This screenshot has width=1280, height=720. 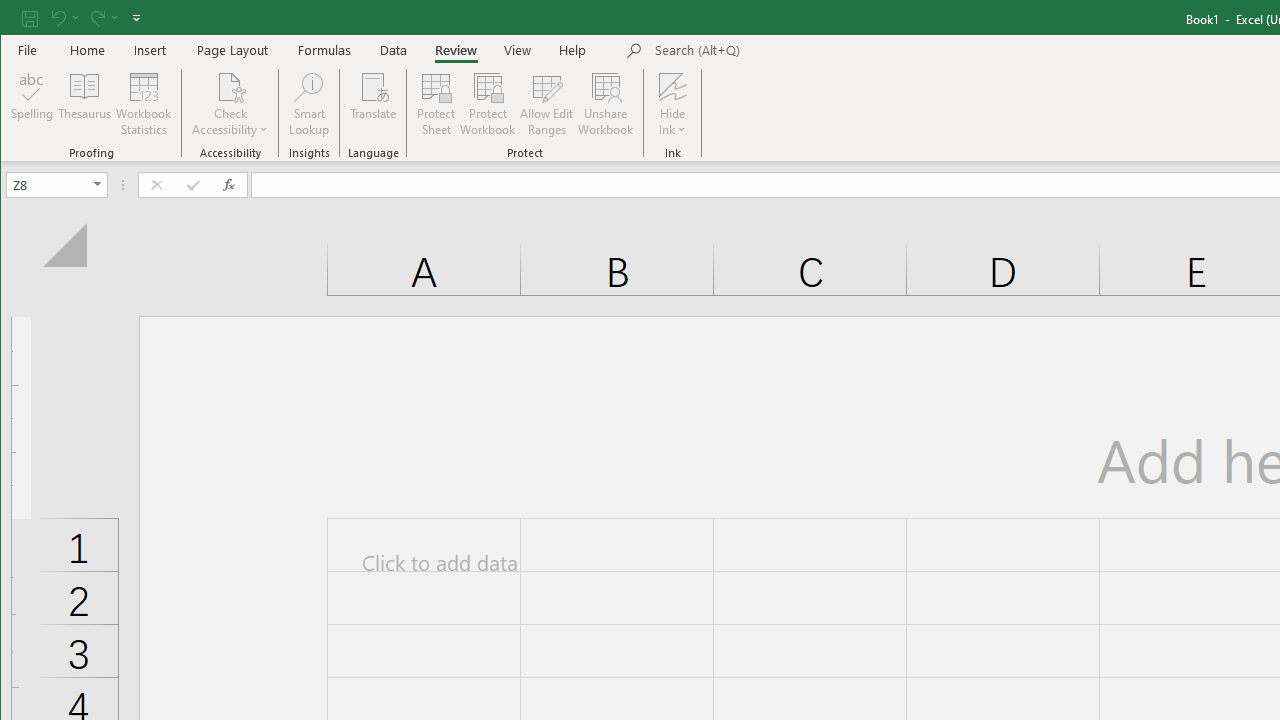 I want to click on 'Insert', so click(x=149, y=49).